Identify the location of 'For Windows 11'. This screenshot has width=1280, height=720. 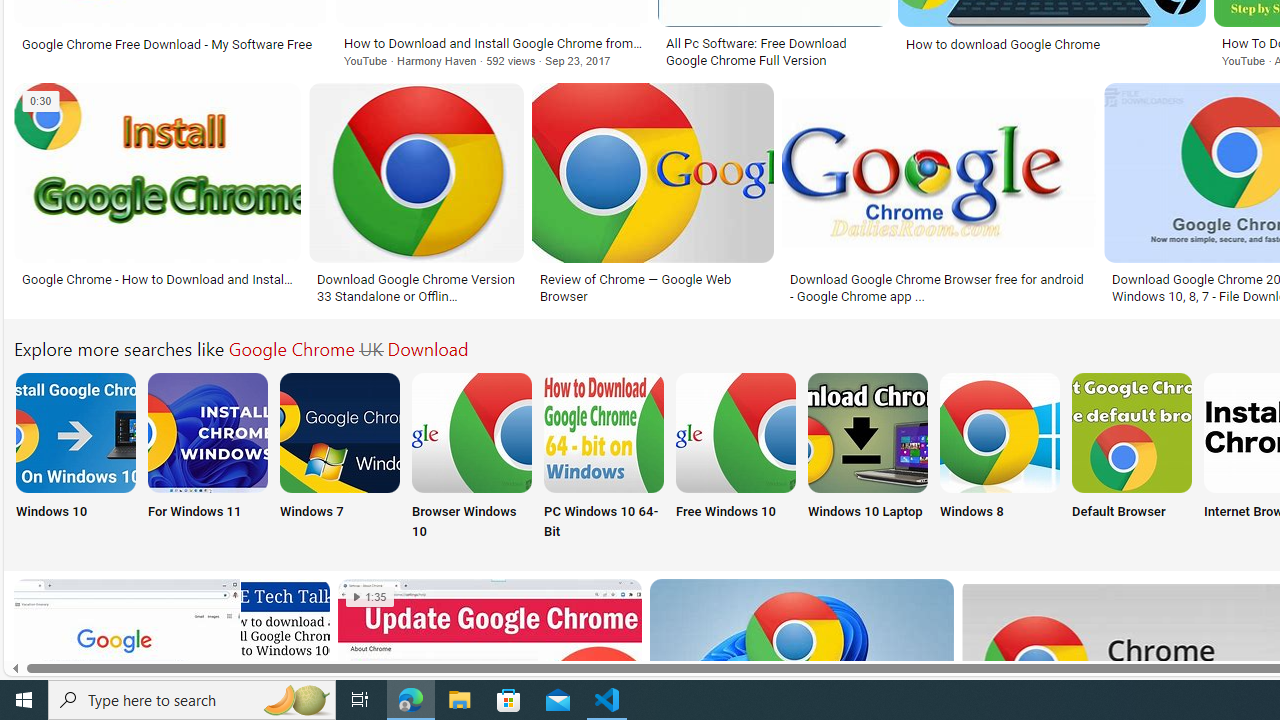
(208, 457).